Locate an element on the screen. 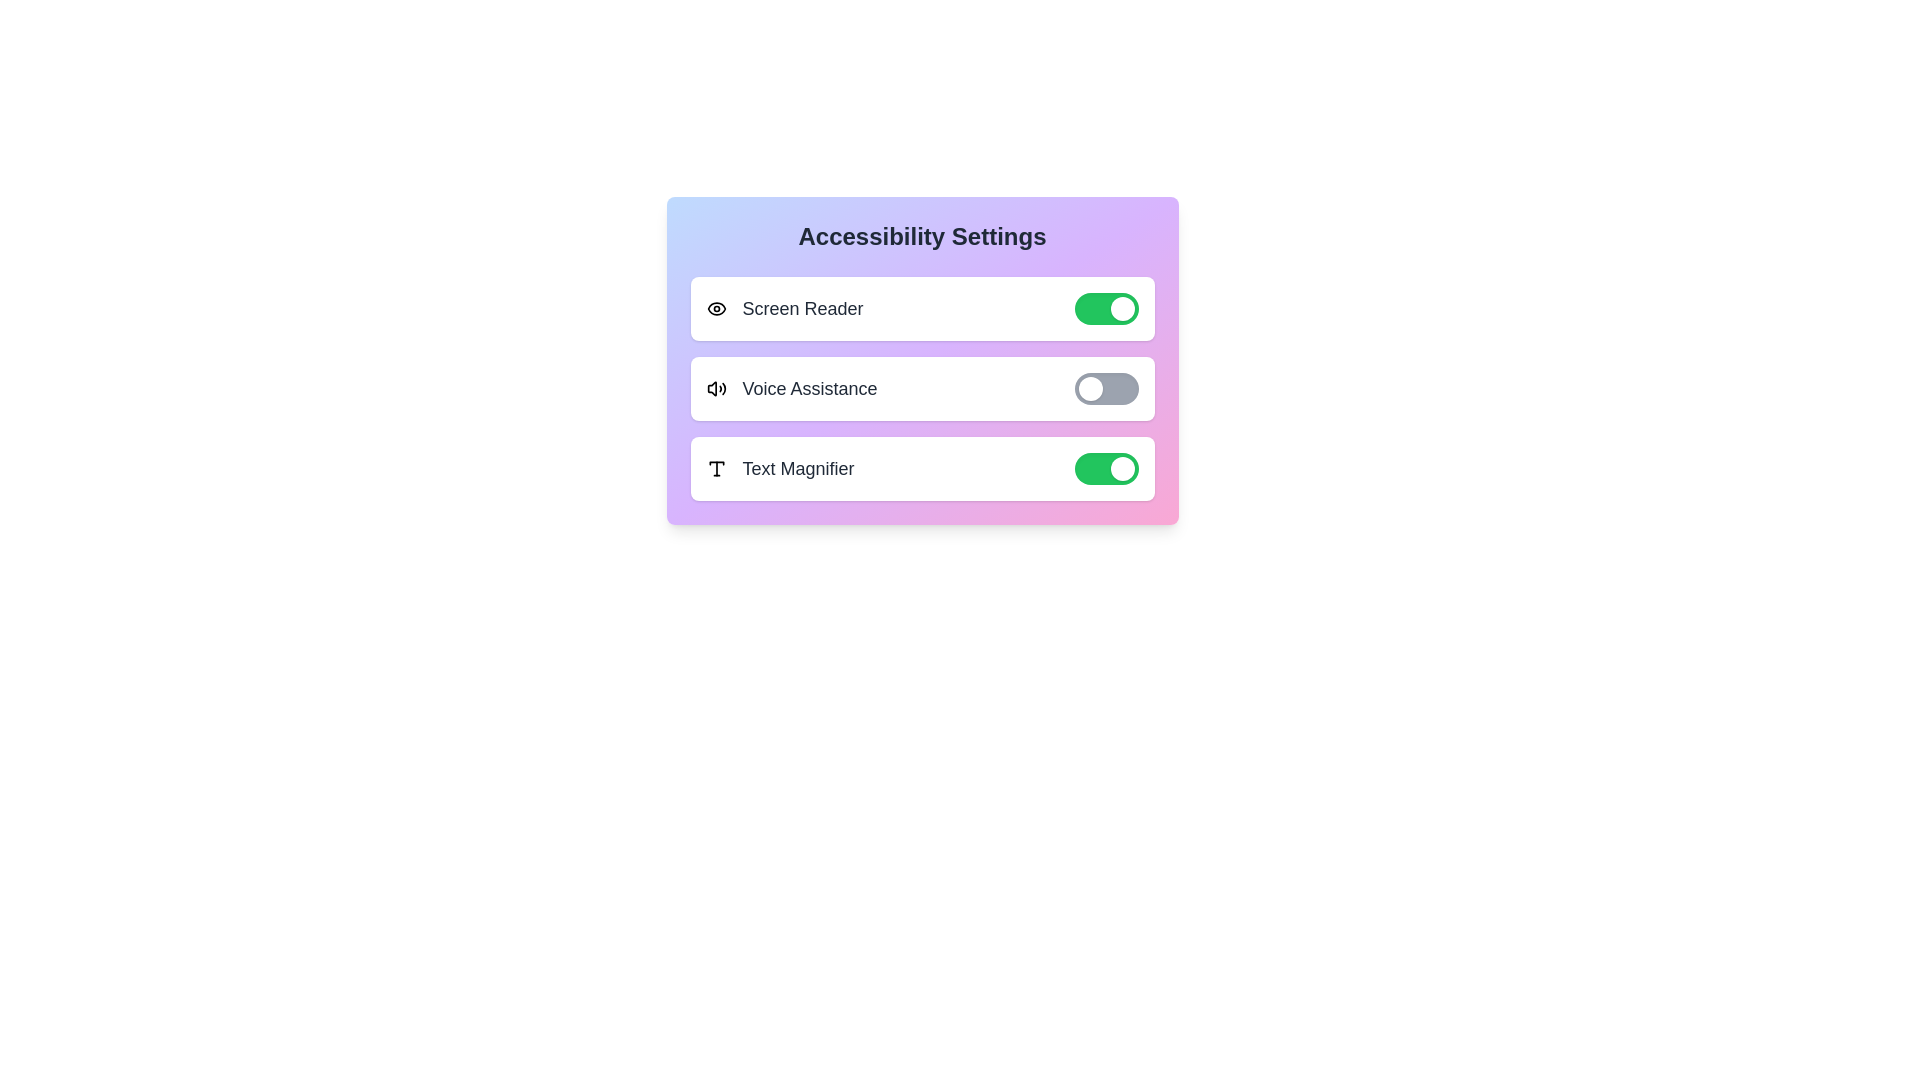 This screenshot has width=1920, height=1080. the icon associated with the 'Screen Reader' option to view its details is located at coordinates (716, 308).